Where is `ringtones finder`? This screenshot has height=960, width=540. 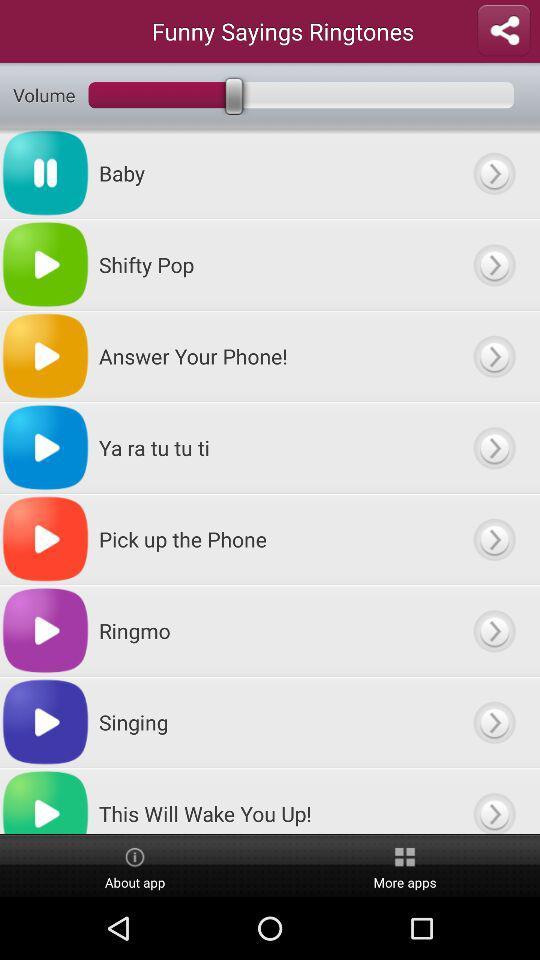
ringtones finder is located at coordinates (493, 447).